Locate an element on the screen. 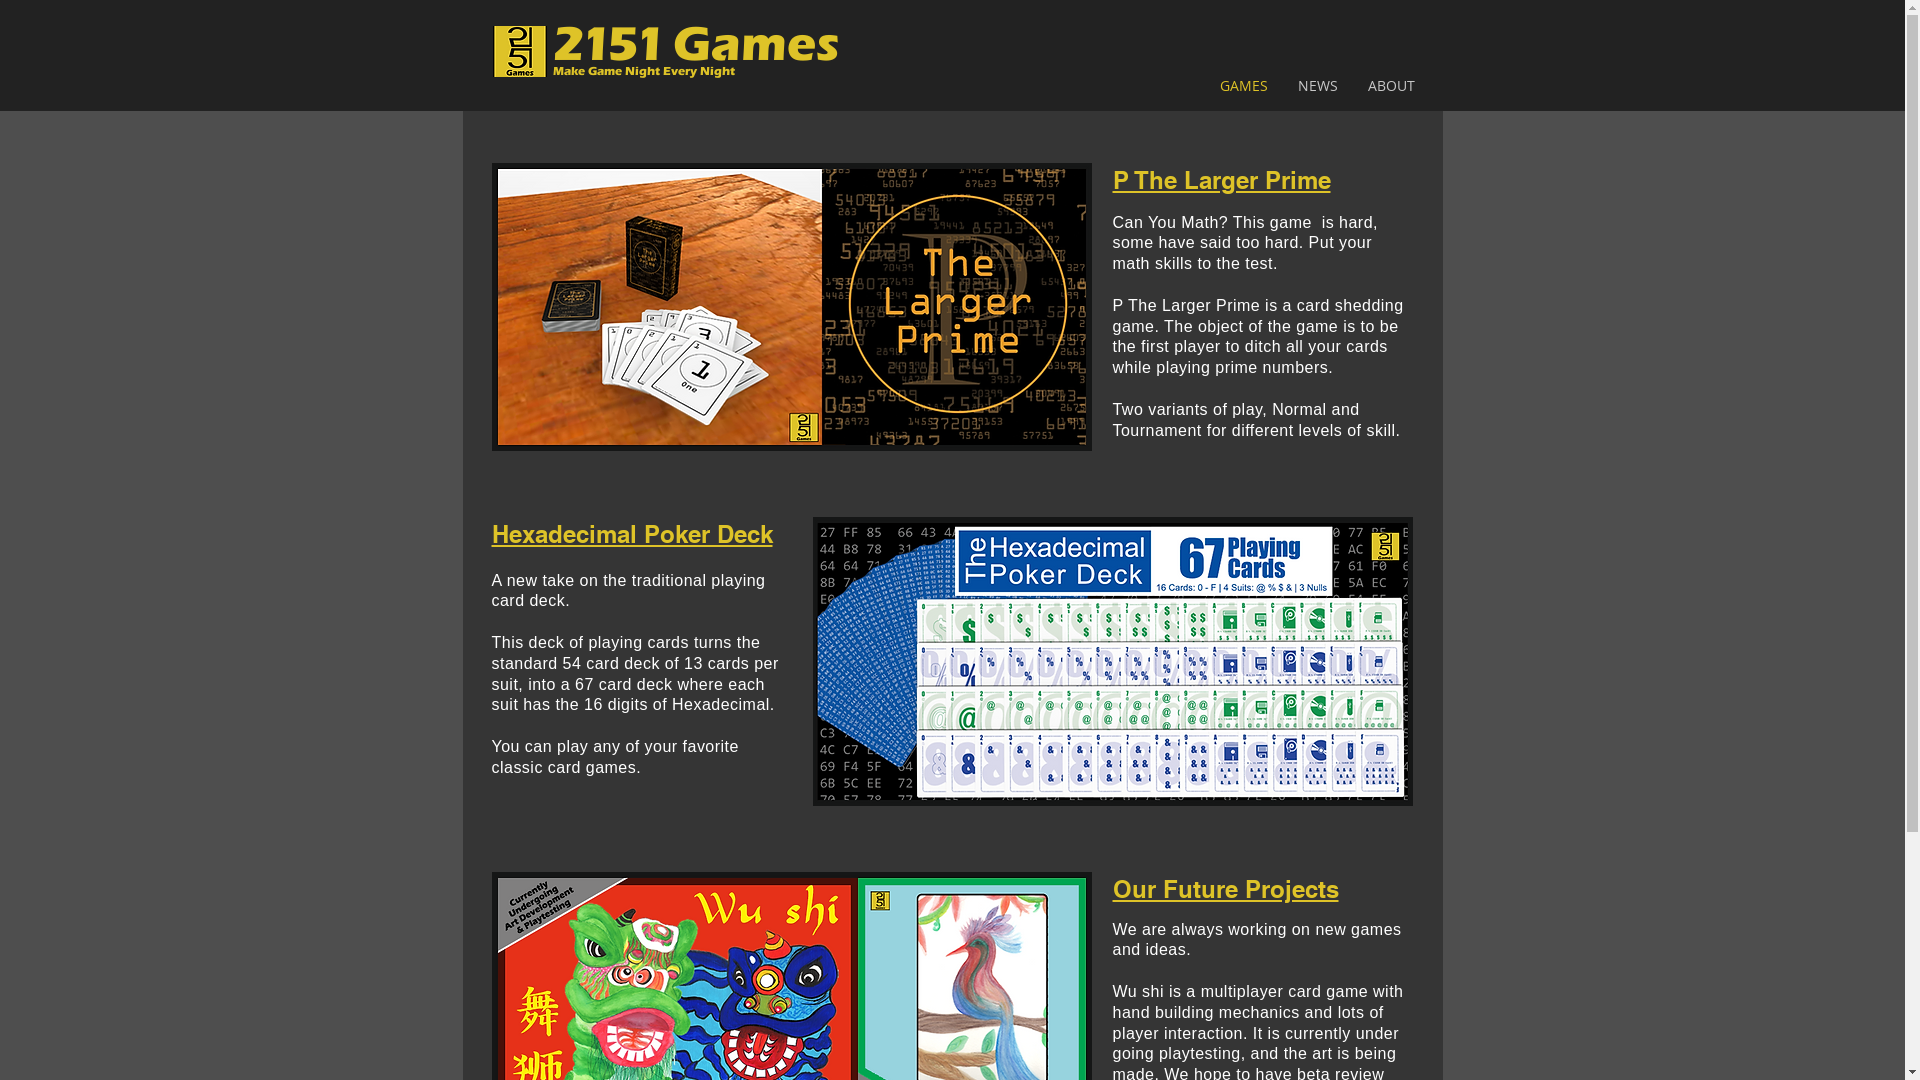 The width and height of the screenshot is (1920, 1080). 'P The Larger Prime' is located at coordinates (1219, 180).